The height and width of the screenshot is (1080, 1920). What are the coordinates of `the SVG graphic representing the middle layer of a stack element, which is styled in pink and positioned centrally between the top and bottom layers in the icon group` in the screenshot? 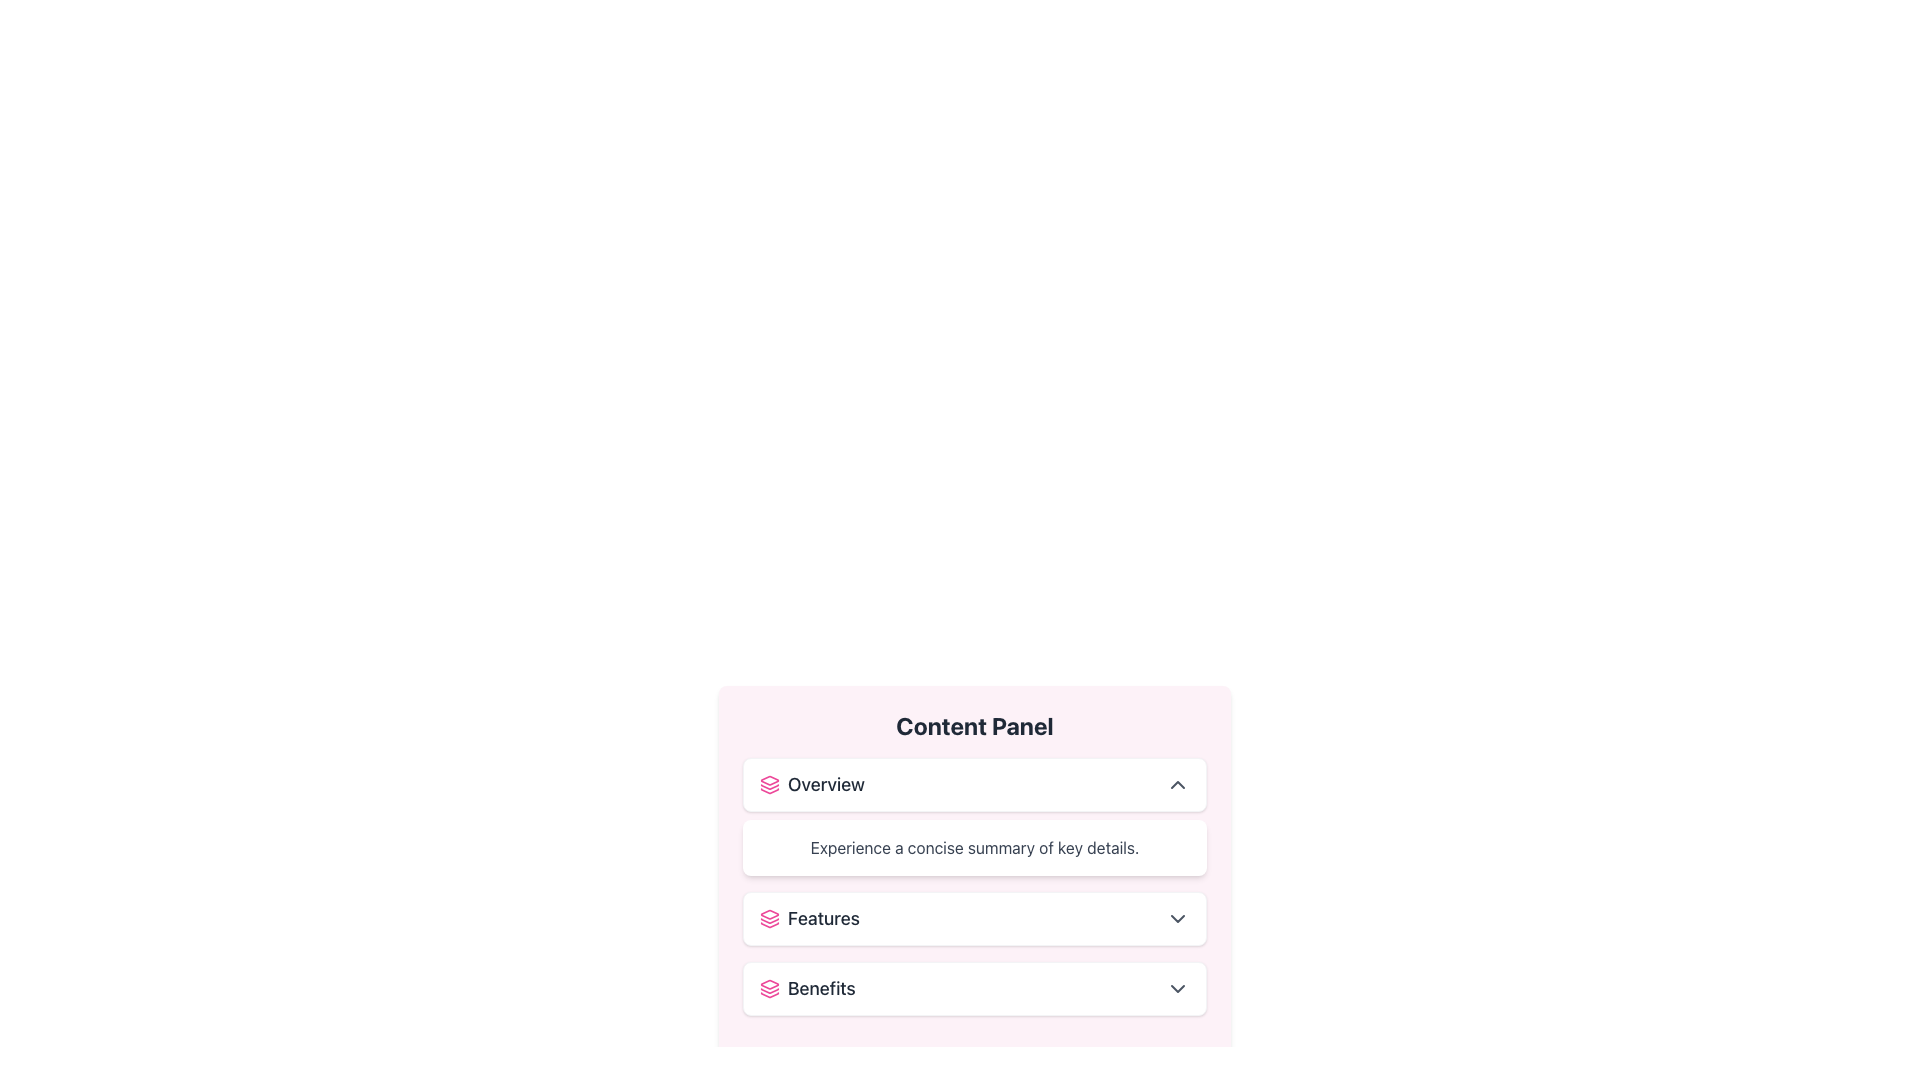 It's located at (768, 786).